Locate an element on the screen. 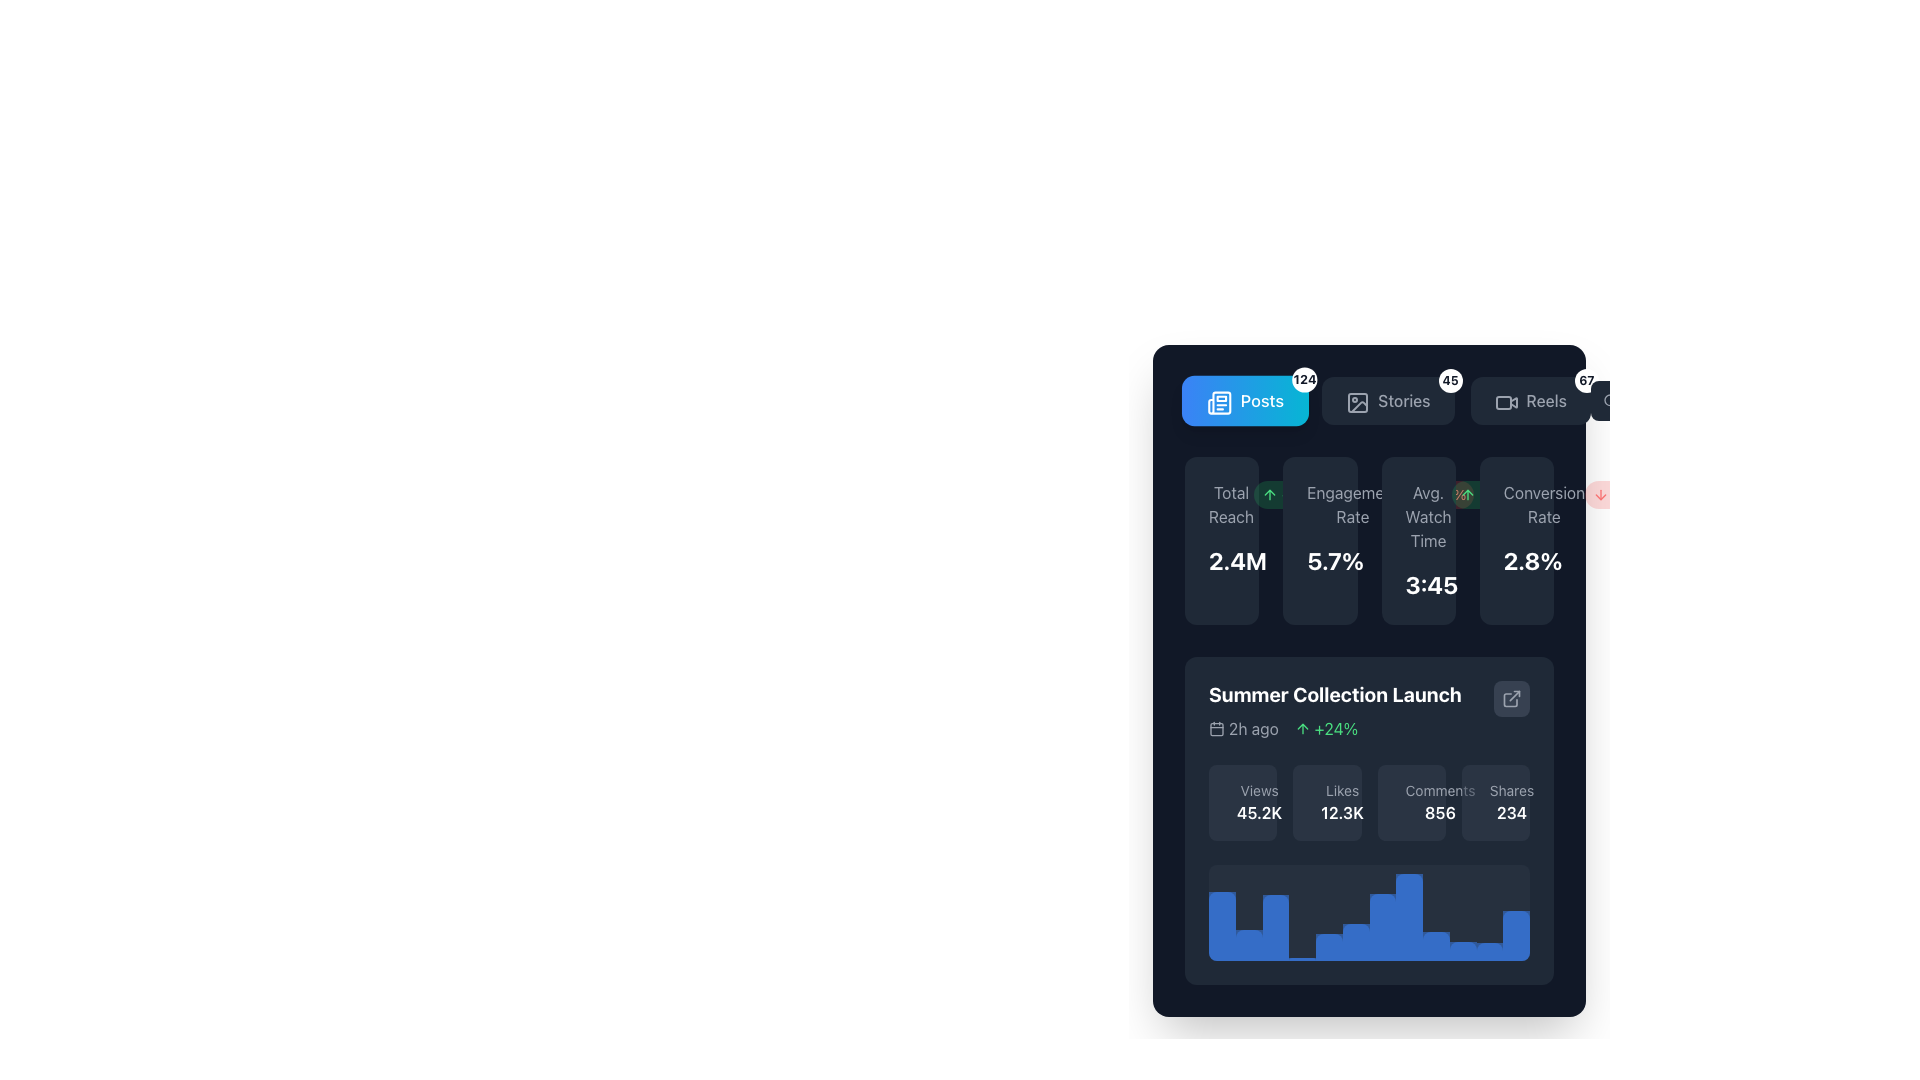 The height and width of the screenshot is (1080, 1920). the second bar from the left in the horizontal bar chart at the bottom section of the dashboard card labeled 'Summer Collection Launch' is located at coordinates (1248, 945).